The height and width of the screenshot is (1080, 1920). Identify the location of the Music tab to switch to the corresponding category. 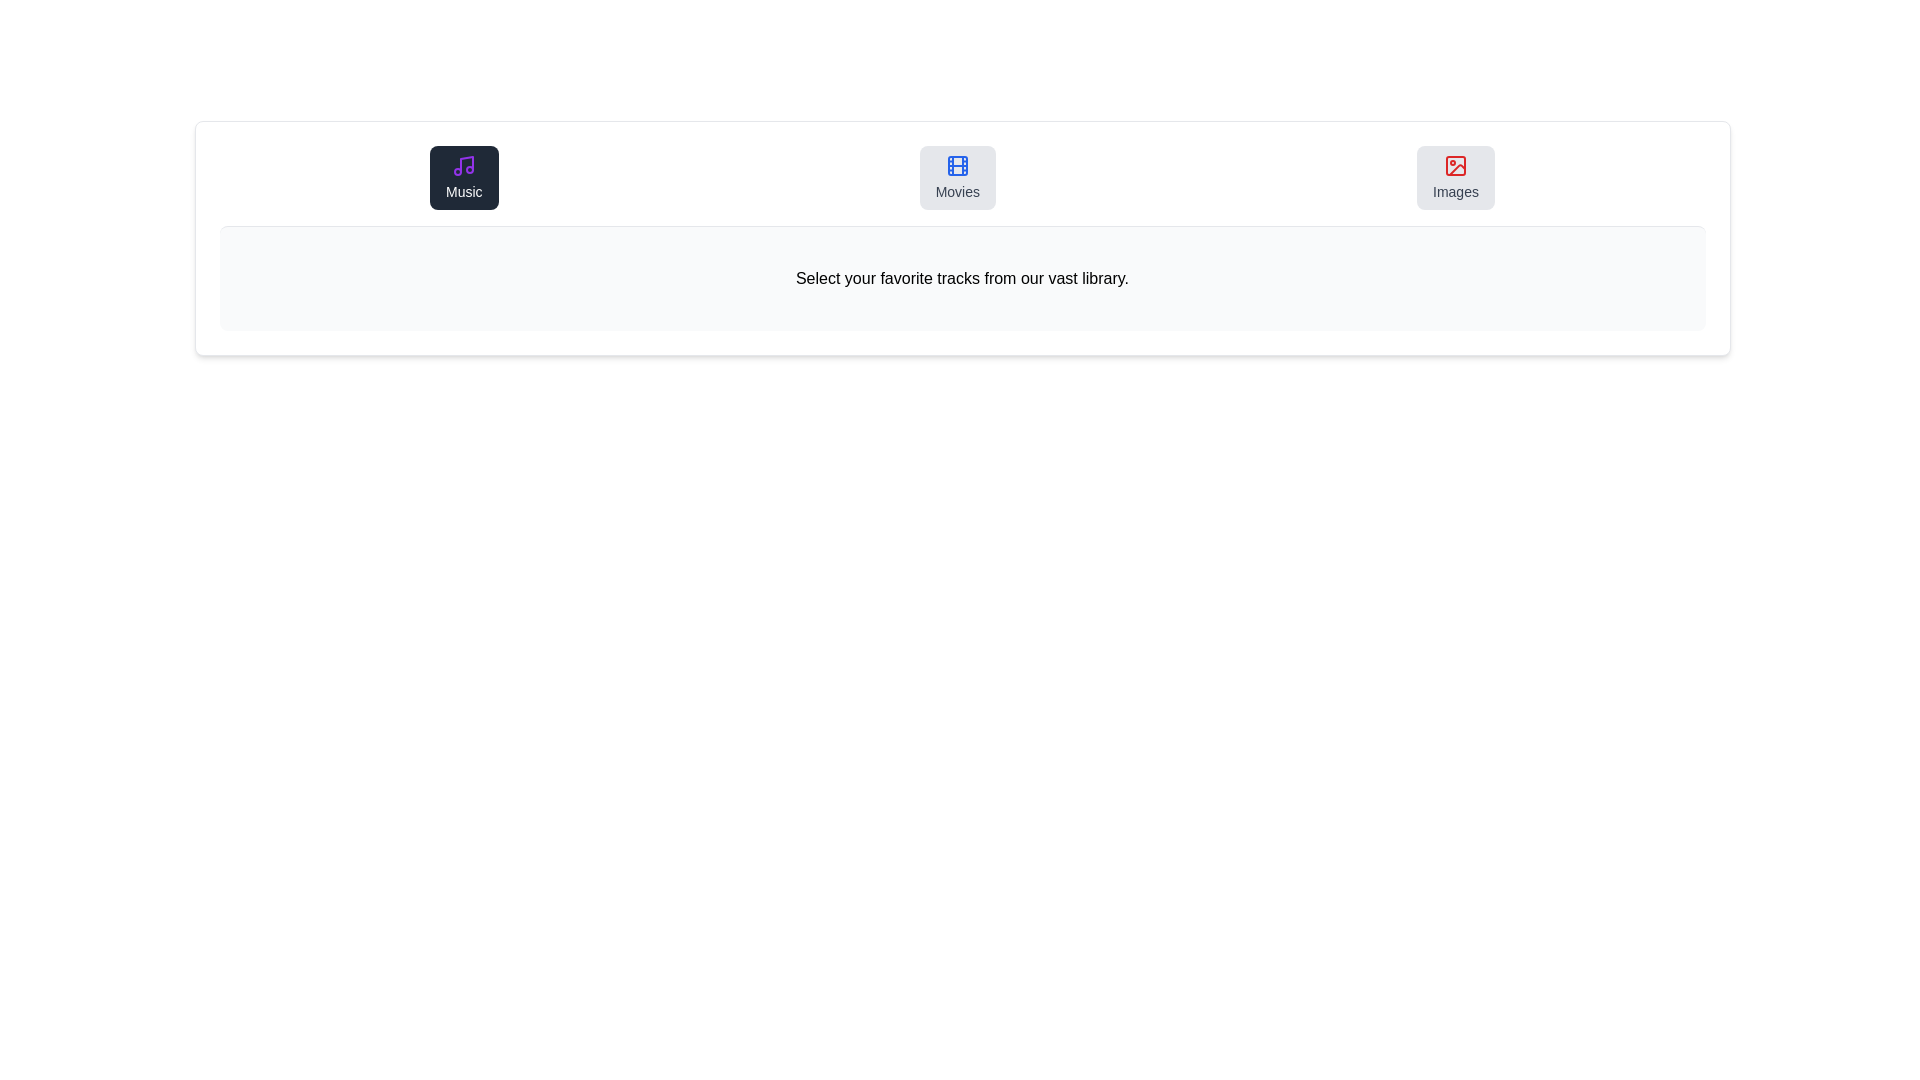
(463, 176).